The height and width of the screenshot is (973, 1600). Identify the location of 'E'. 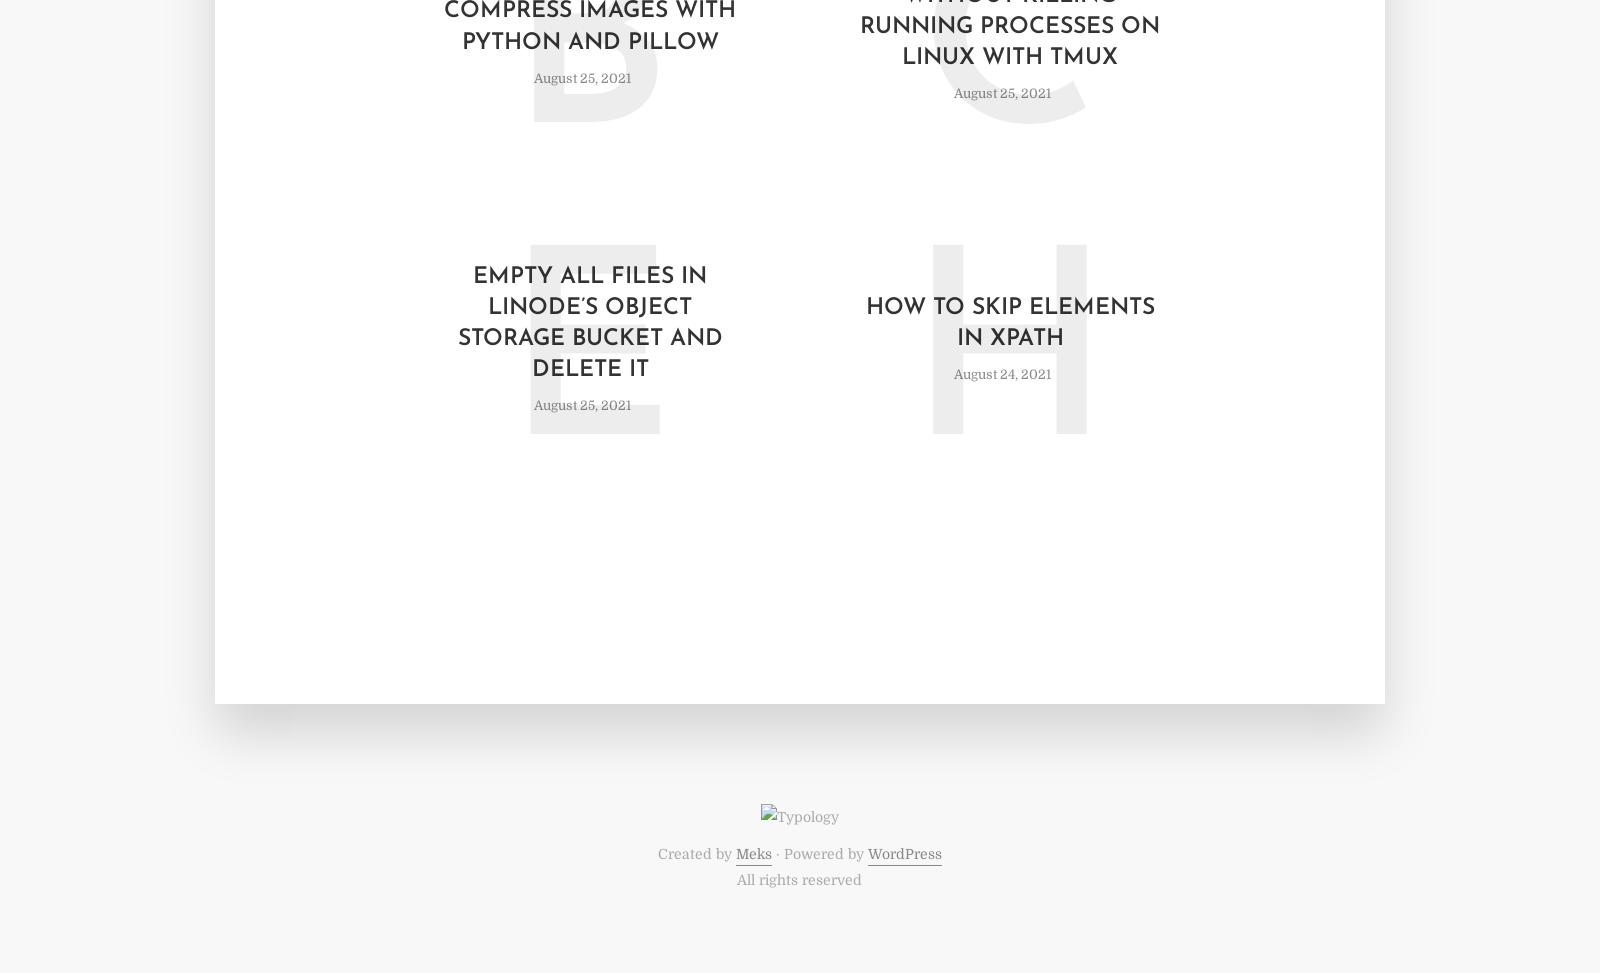
(588, 367).